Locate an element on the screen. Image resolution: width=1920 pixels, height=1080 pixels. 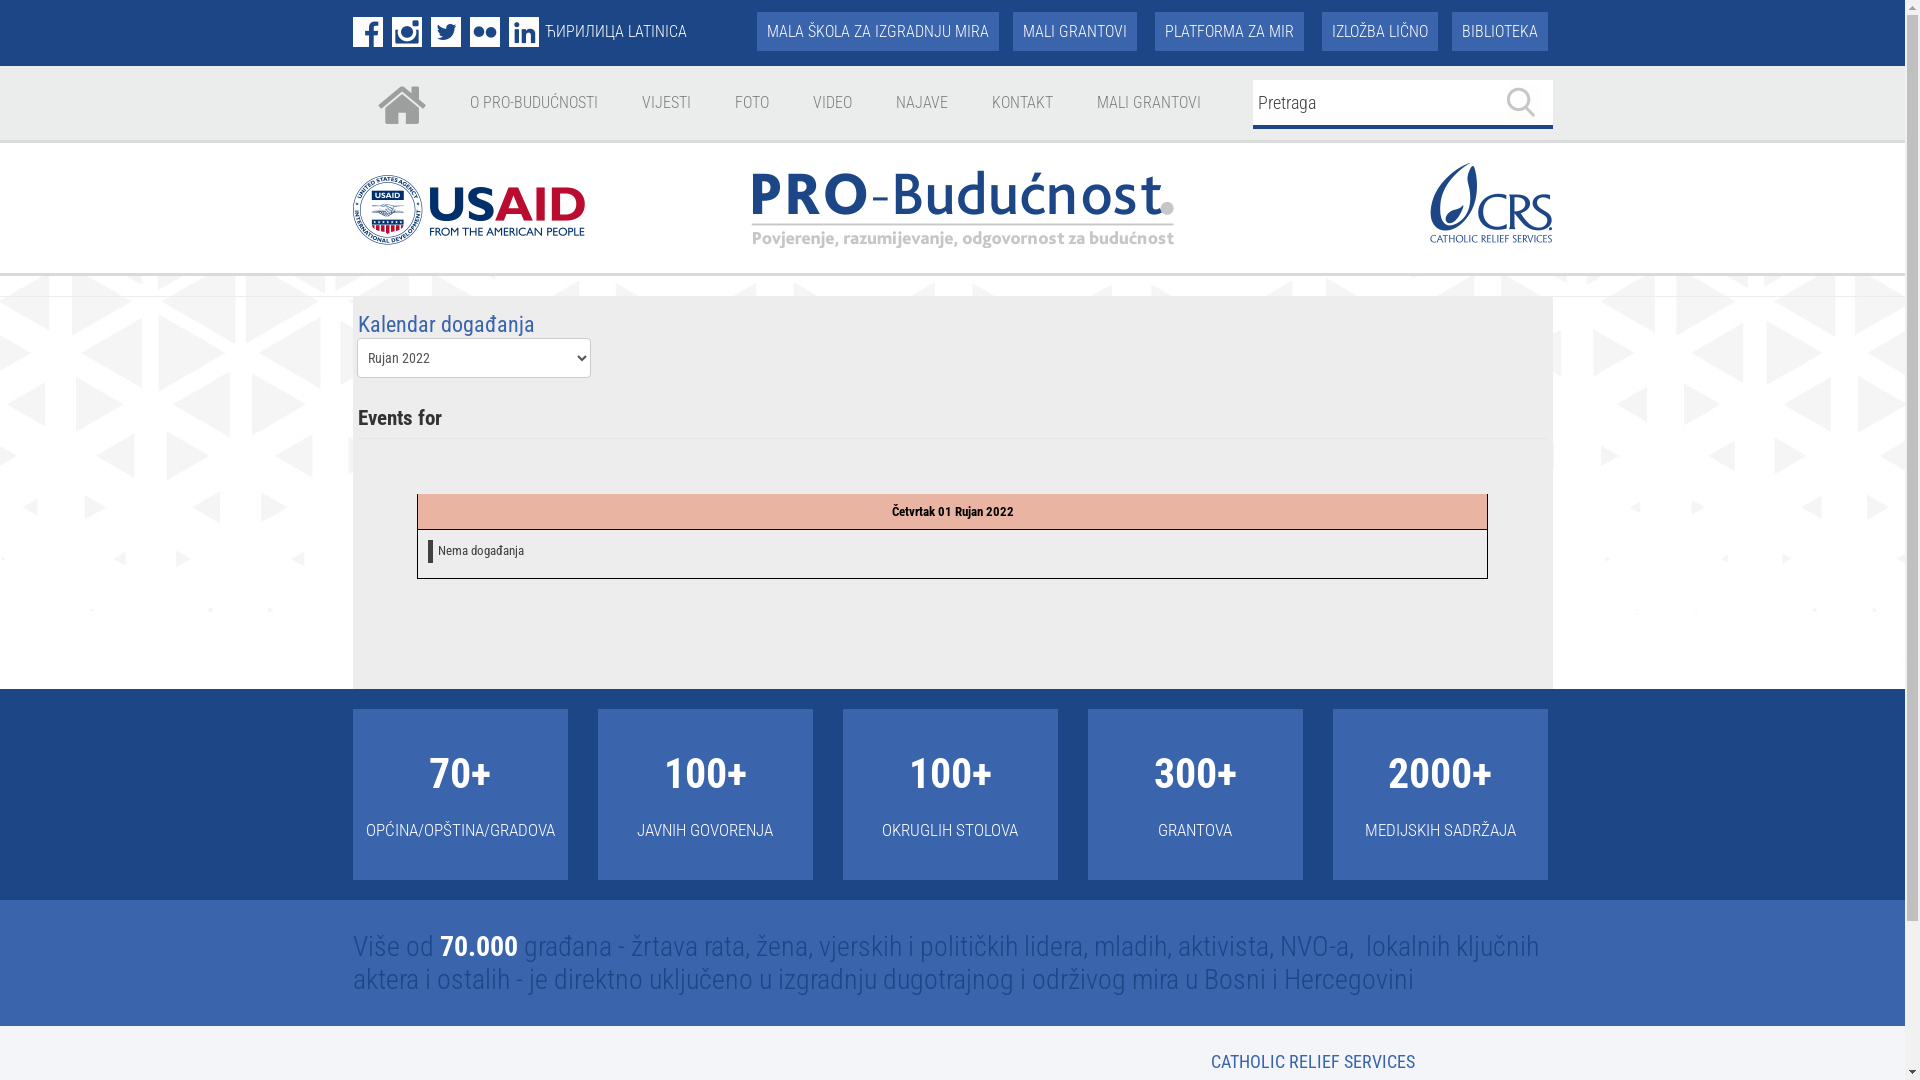
'NAJAVE' is located at coordinates (920, 103).